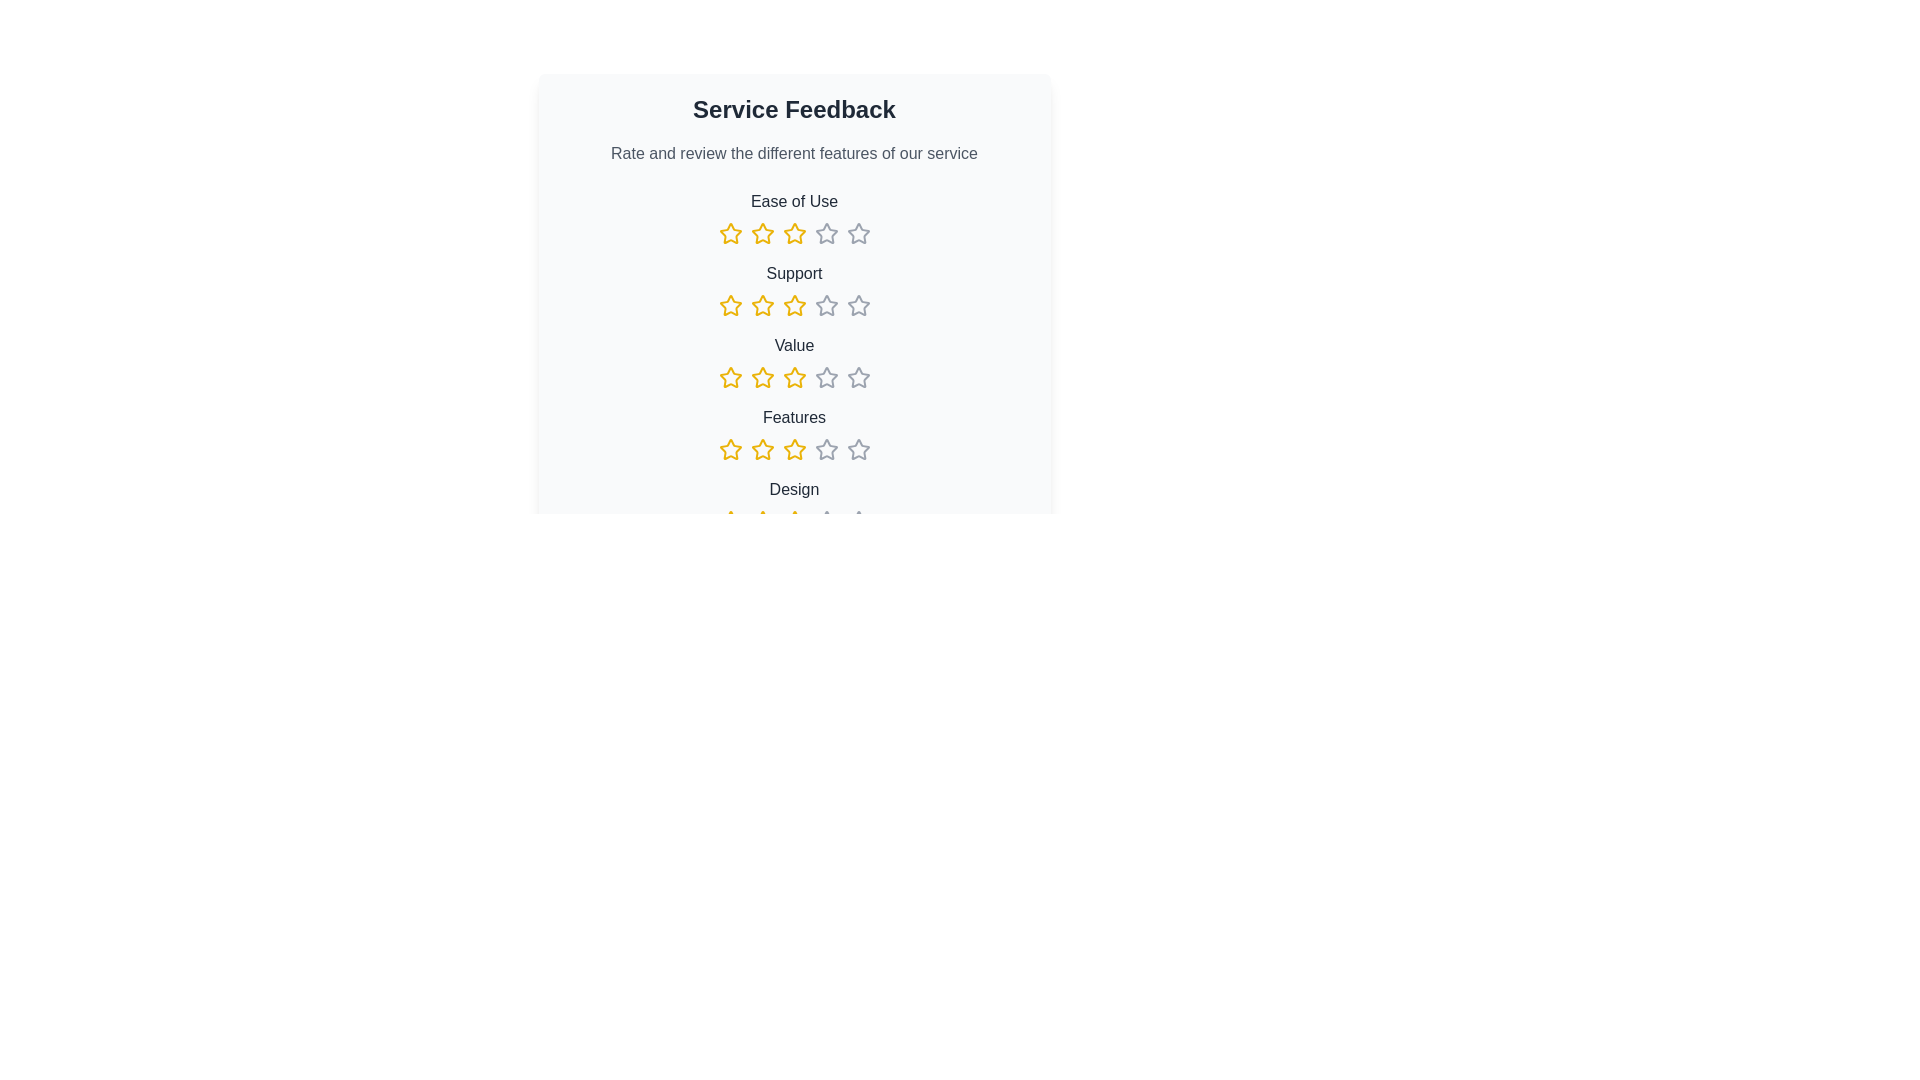 This screenshot has height=1080, width=1920. I want to click on the second star icon representing the user's rating for the 'Support' category, so click(729, 305).